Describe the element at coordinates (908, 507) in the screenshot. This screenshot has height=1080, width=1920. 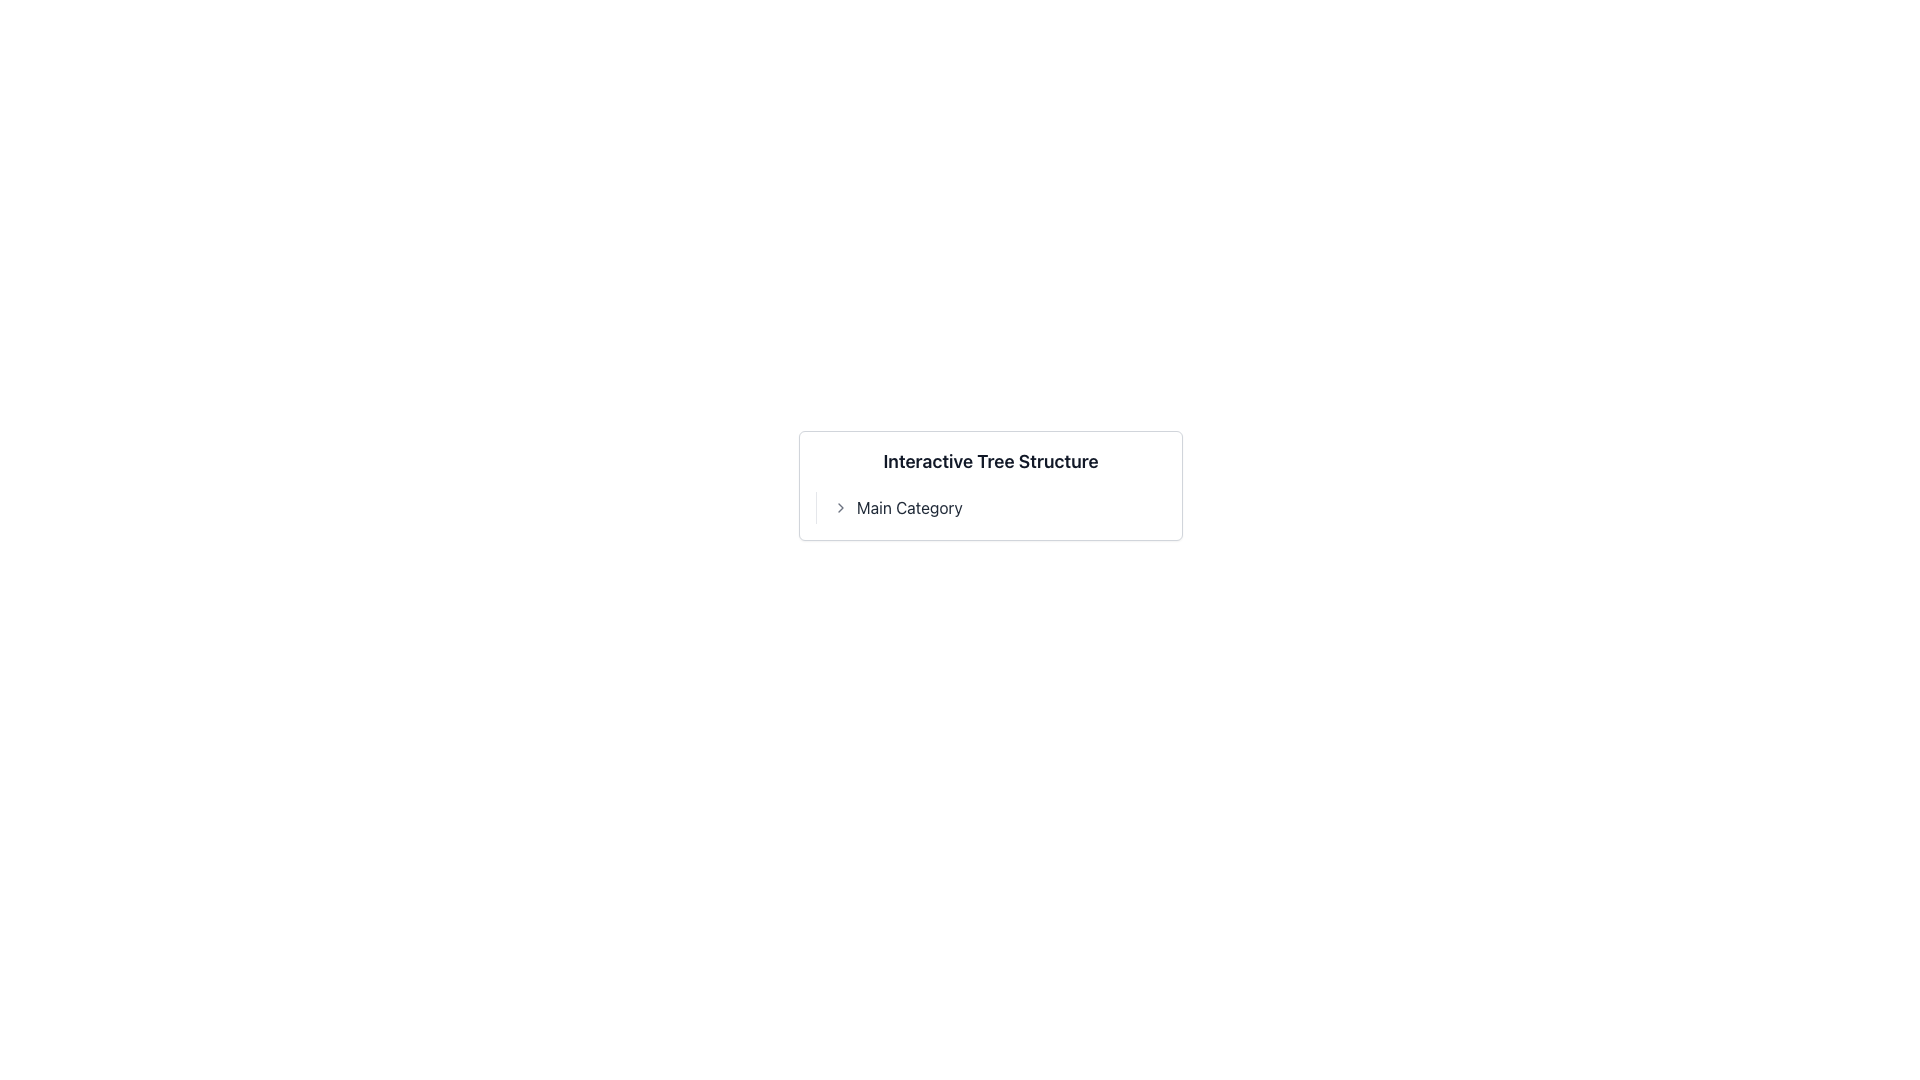
I see `the text element displaying 'Main Category' in bold, dark gray font, which is centrally positioned slightly lower than the header and to the right of a left-facing chevron icon` at that location.